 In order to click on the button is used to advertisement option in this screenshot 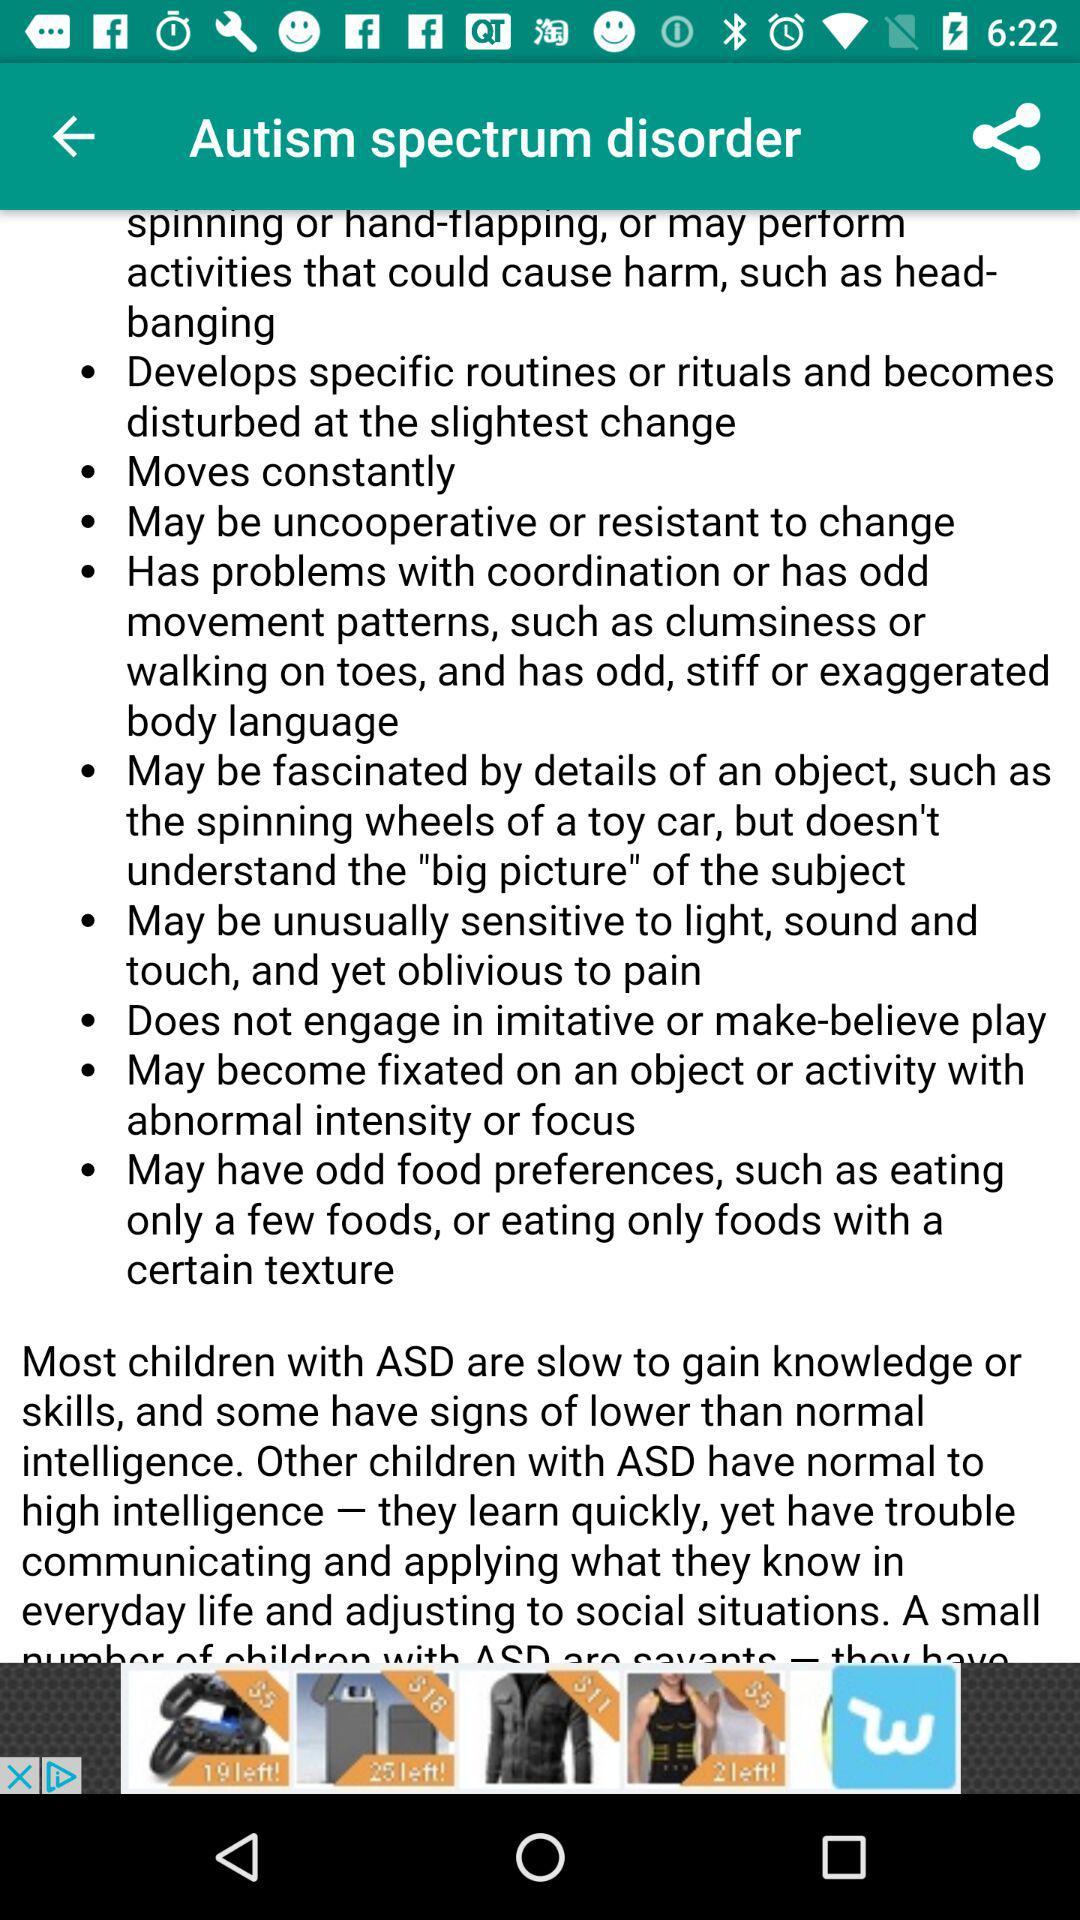, I will do `click(540, 1727)`.